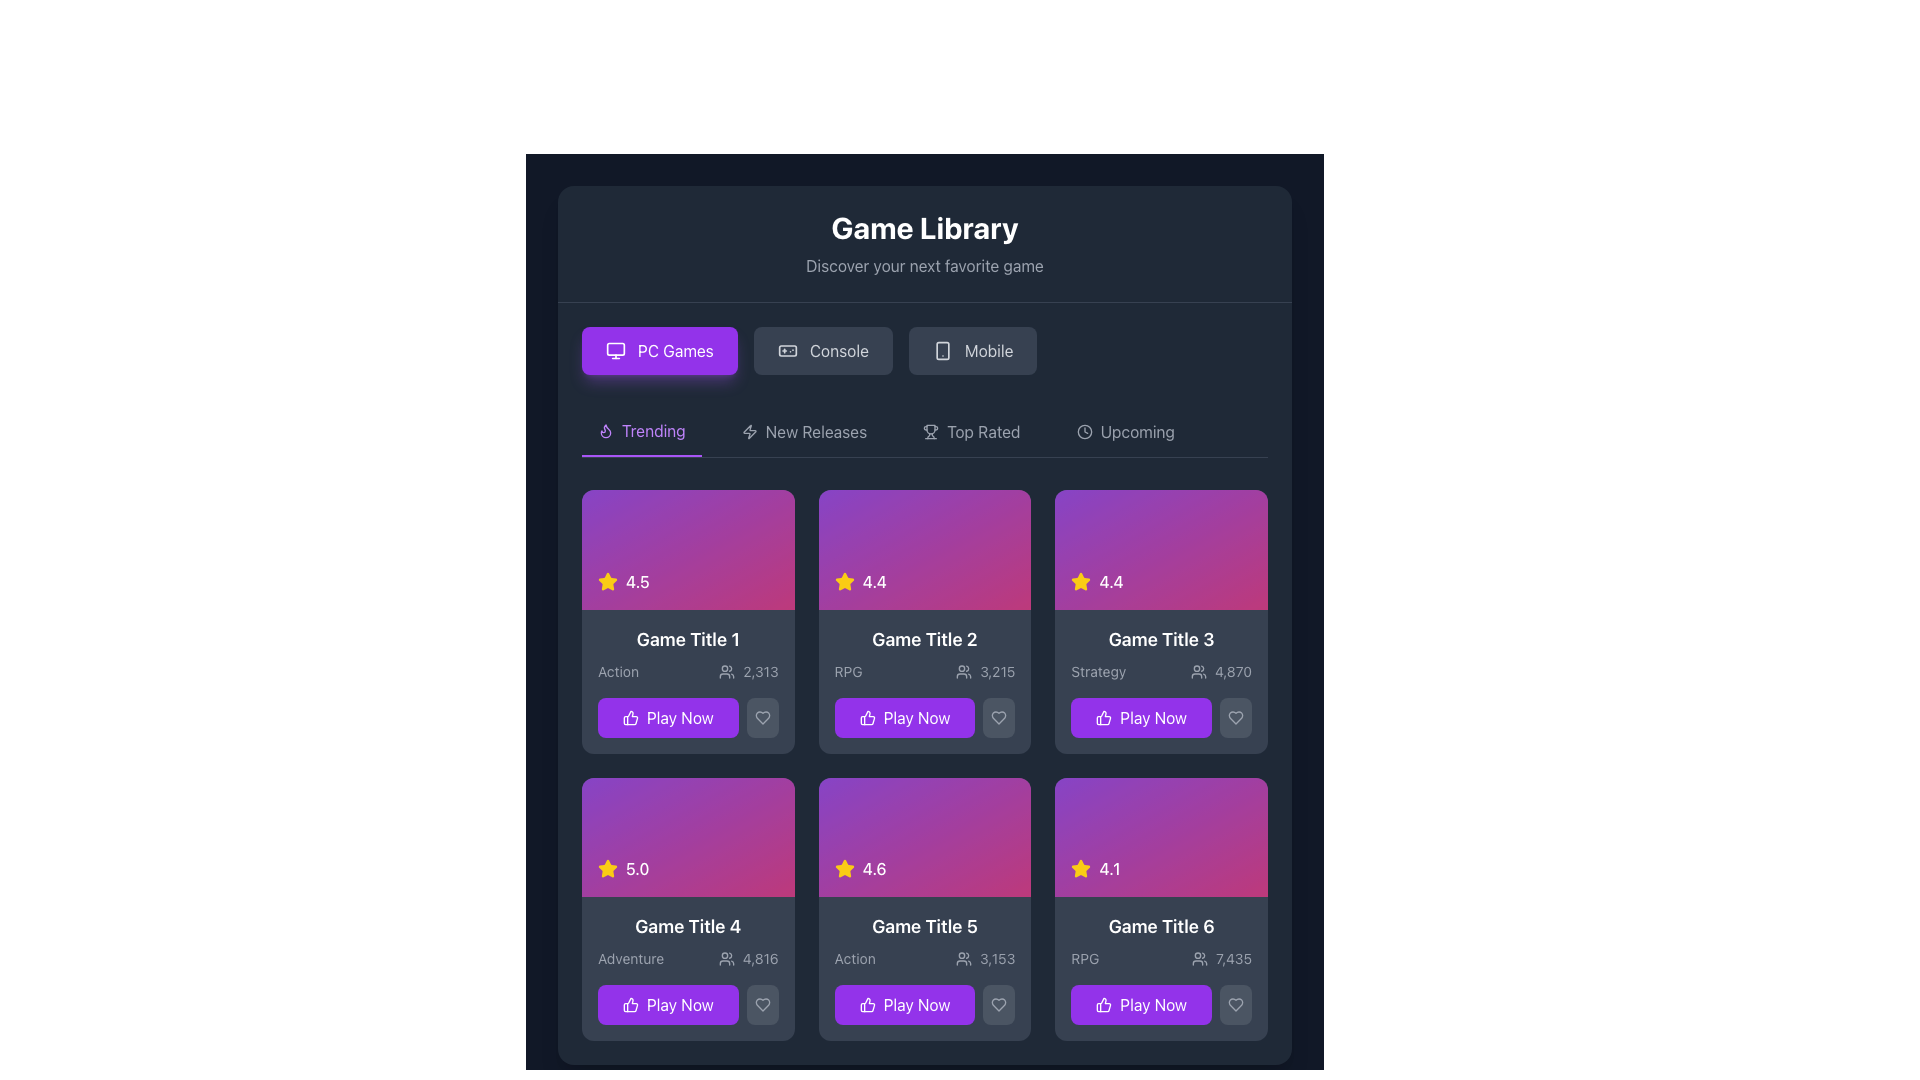 The image size is (1920, 1080). Describe the element at coordinates (675, 350) in the screenshot. I see `the 'PC Games' button text` at that location.